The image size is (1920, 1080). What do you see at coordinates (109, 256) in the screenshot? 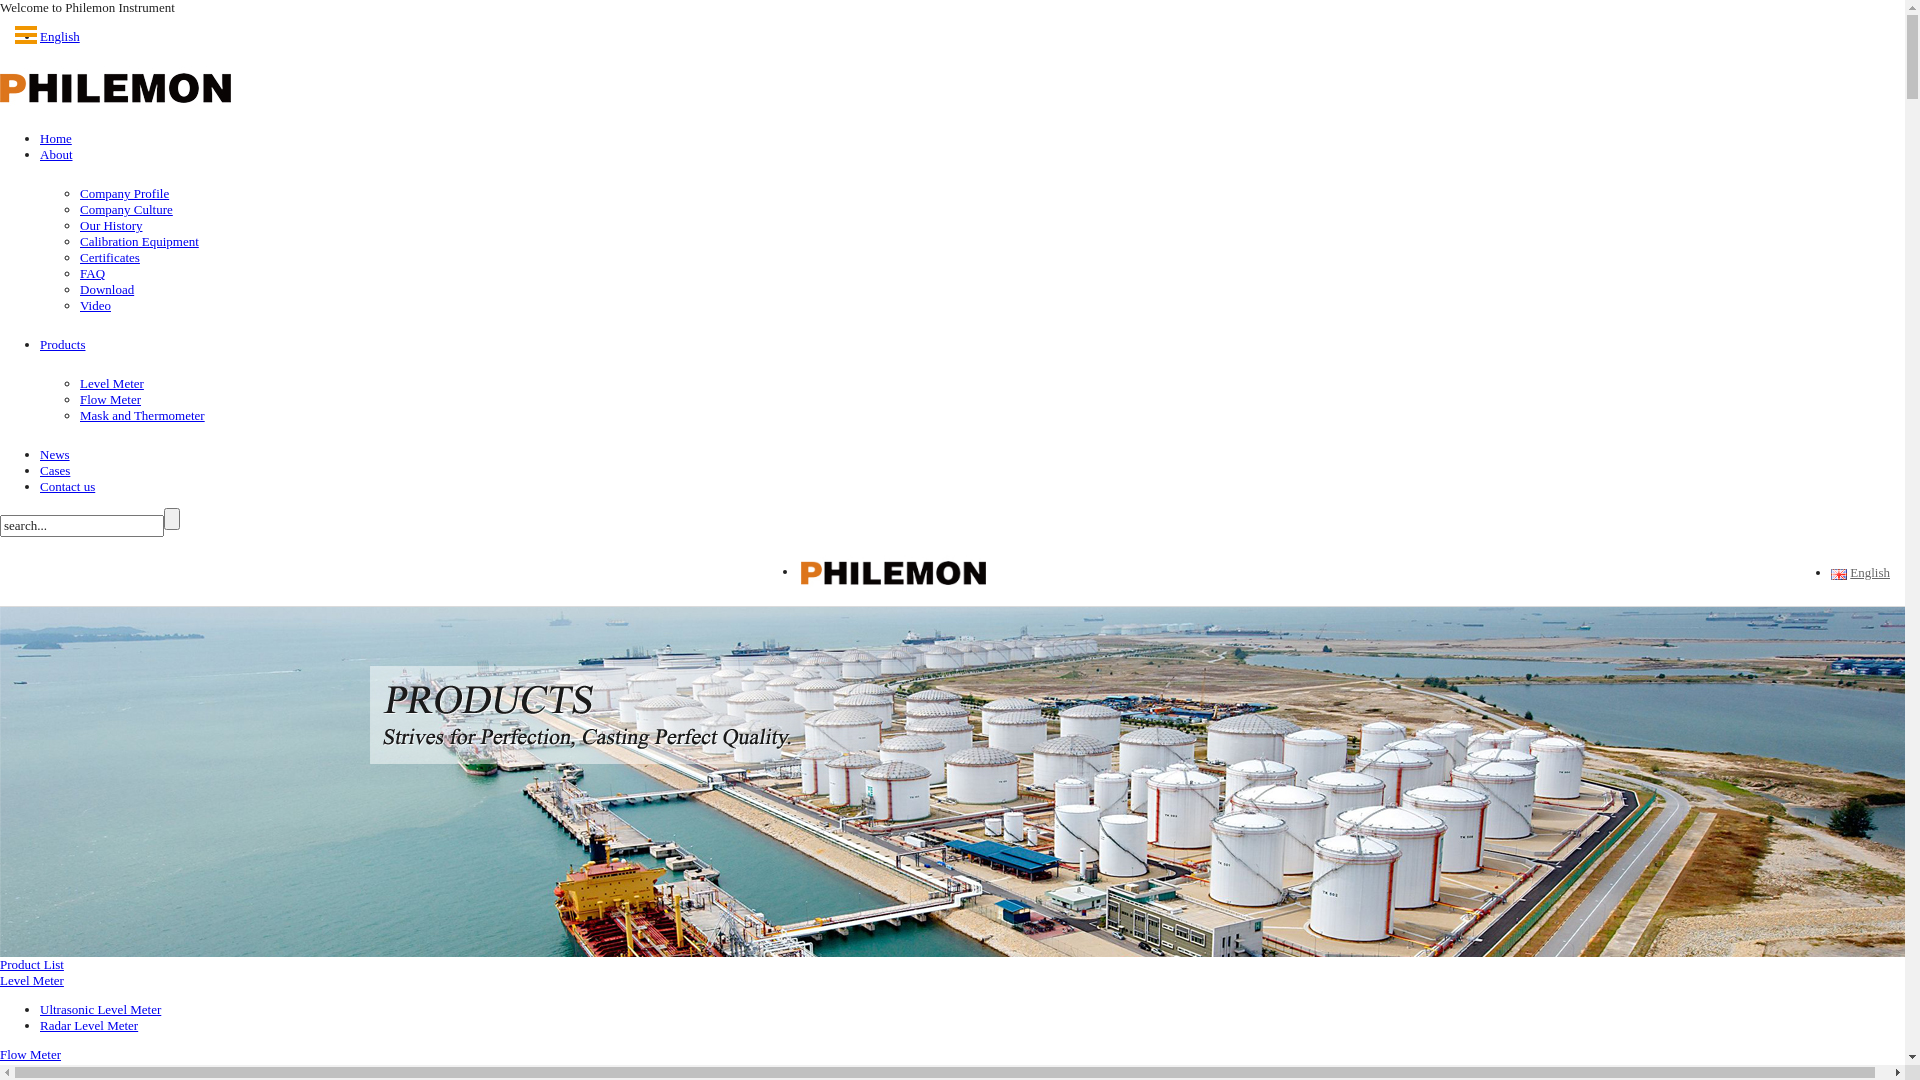
I see `'Certificates'` at bounding box center [109, 256].